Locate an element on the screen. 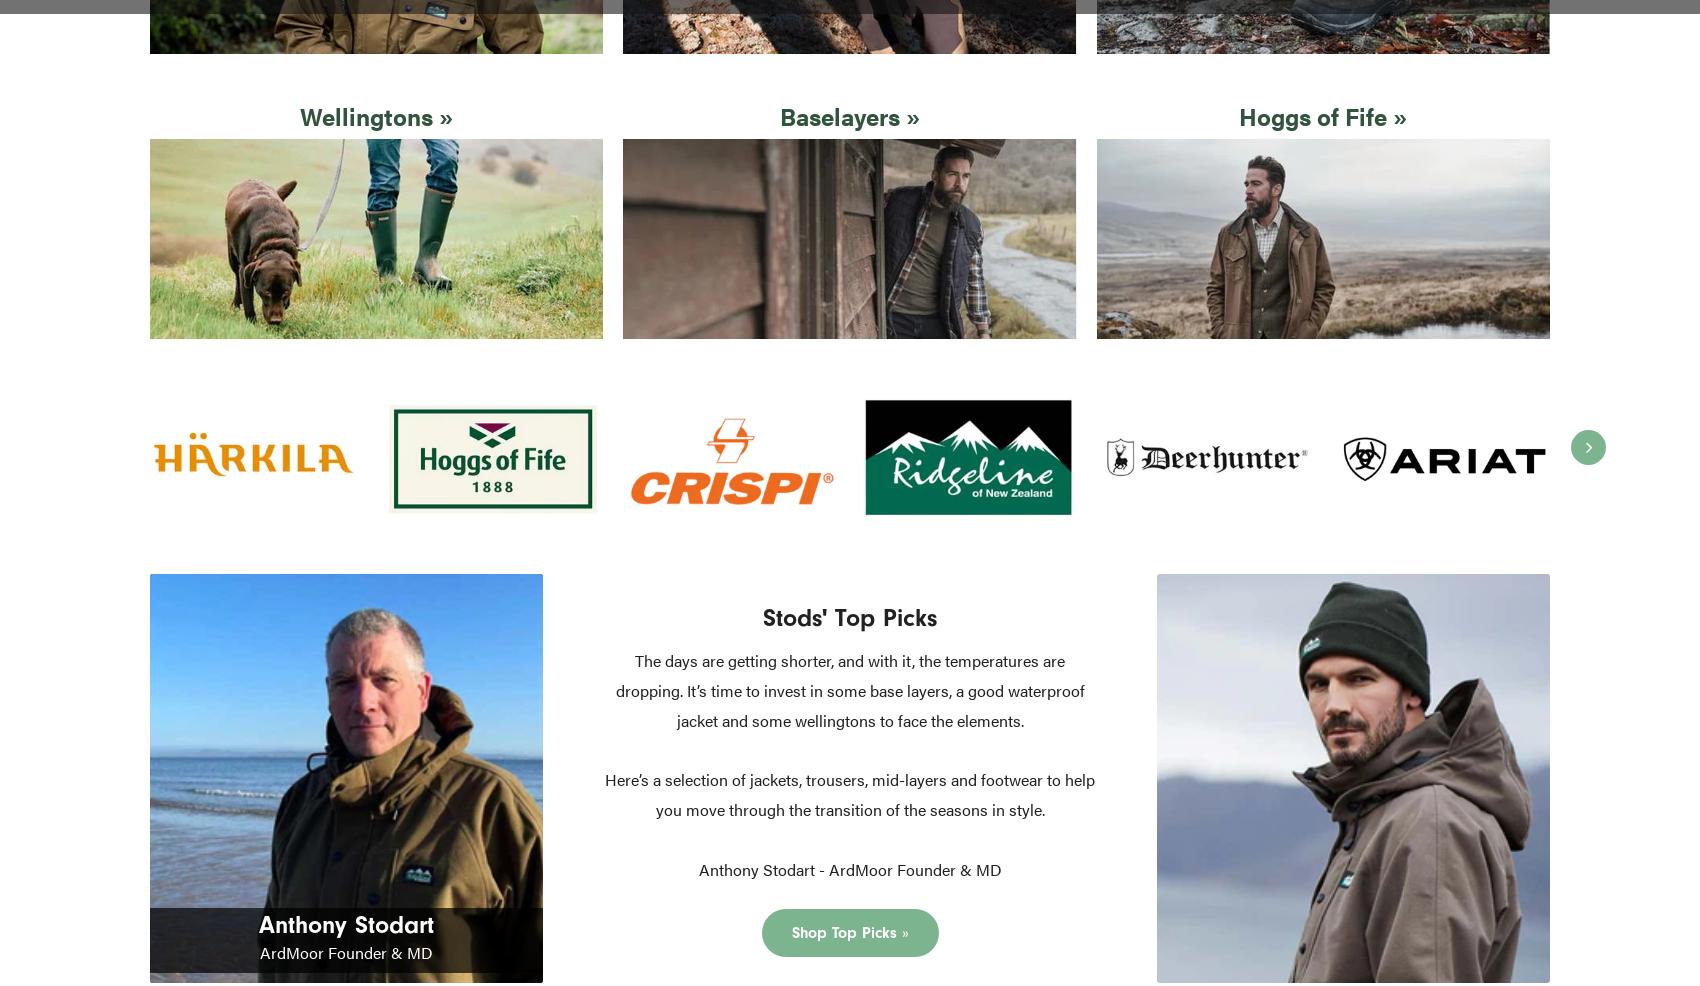  'Wellingtons »' is located at coordinates (300, 115).